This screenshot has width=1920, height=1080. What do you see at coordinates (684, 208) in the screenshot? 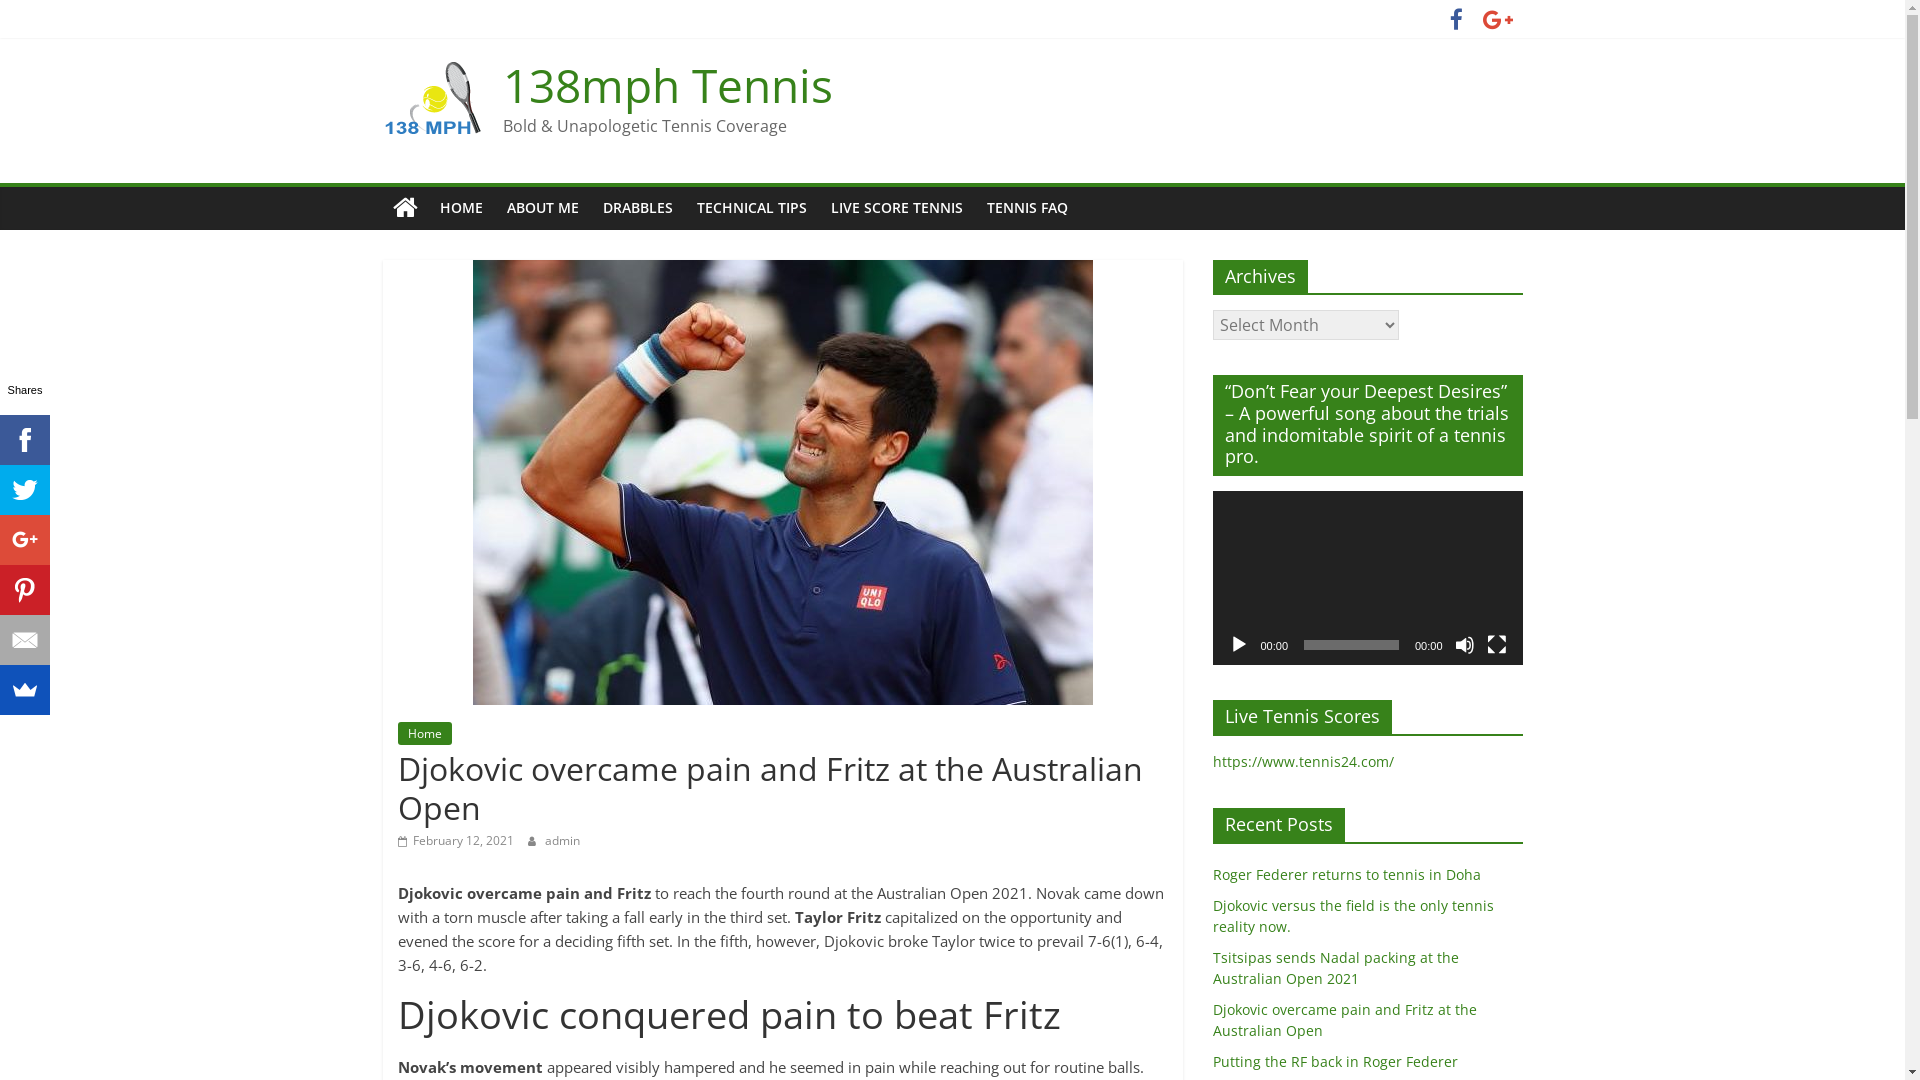
I see `'TECHNICAL TIPS'` at bounding box center [684, 208].